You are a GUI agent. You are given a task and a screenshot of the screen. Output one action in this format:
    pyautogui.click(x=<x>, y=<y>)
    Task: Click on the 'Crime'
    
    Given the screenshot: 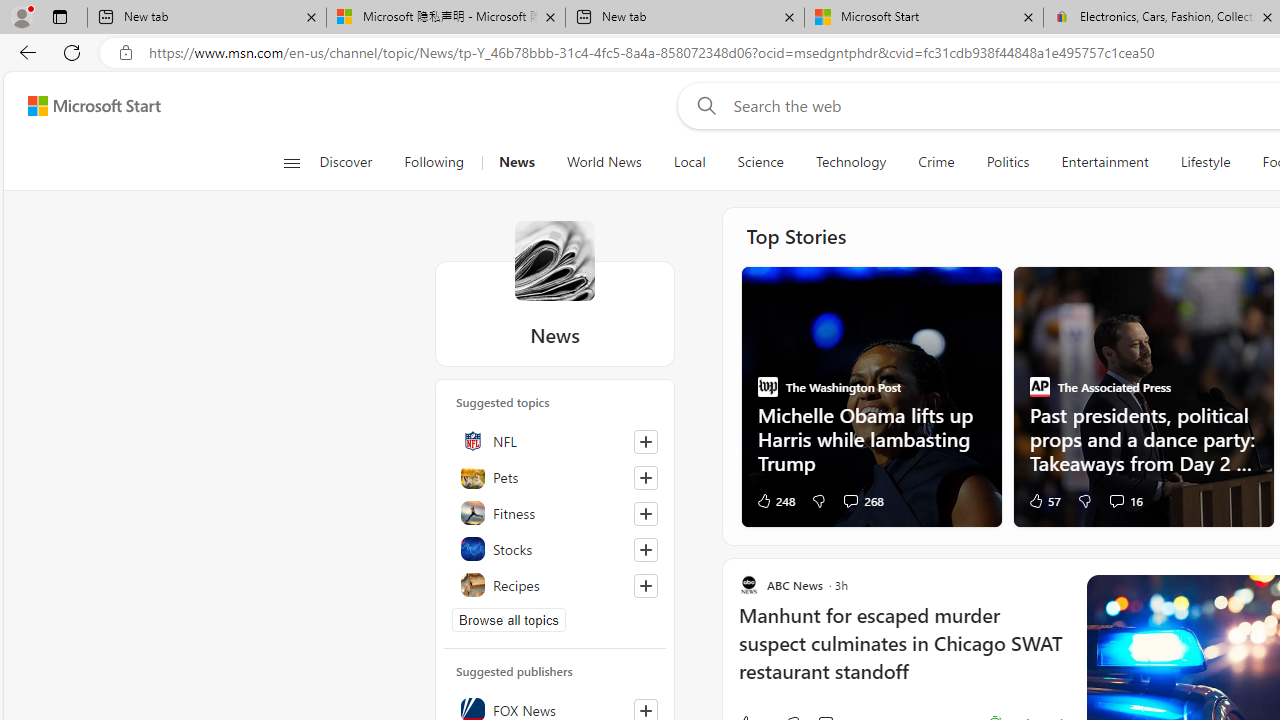 What is the action you would take?
    pyautogui.click(x=935, y=162)
    